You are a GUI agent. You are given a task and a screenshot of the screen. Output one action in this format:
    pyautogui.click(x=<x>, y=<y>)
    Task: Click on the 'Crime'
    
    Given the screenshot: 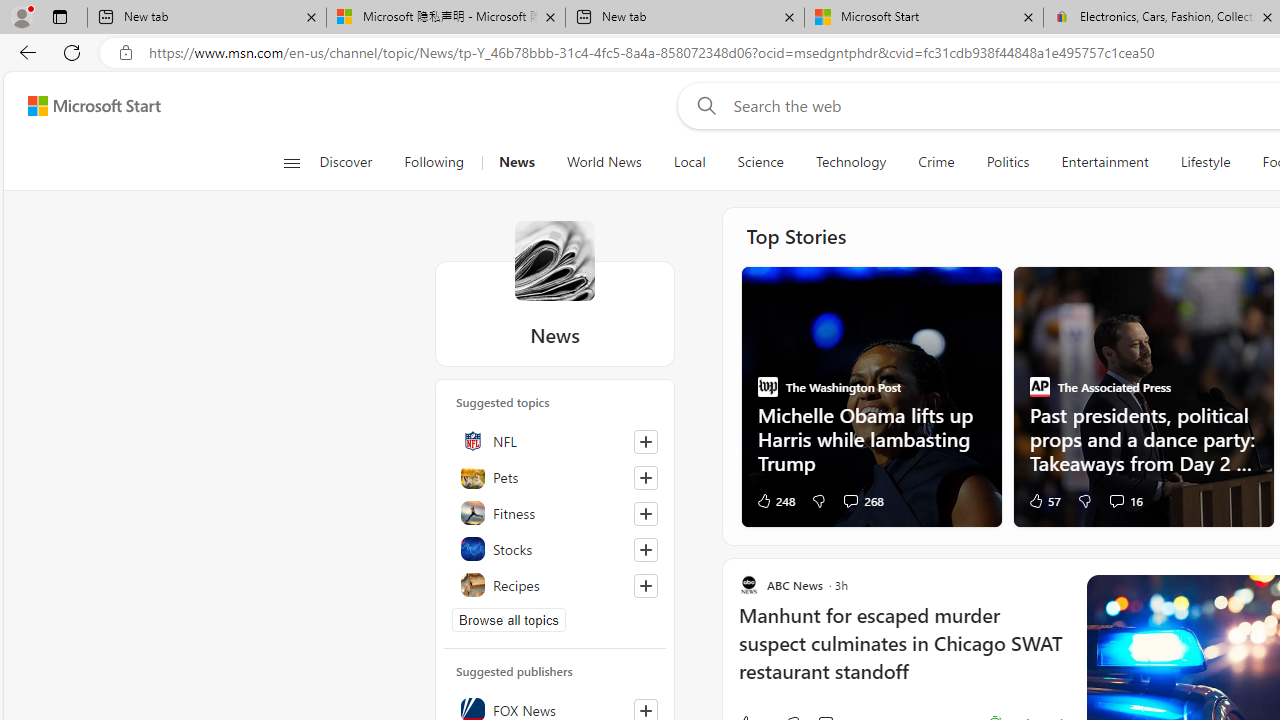 What is the action you would take?
    pyautogui.click(x=935, y=162)
    